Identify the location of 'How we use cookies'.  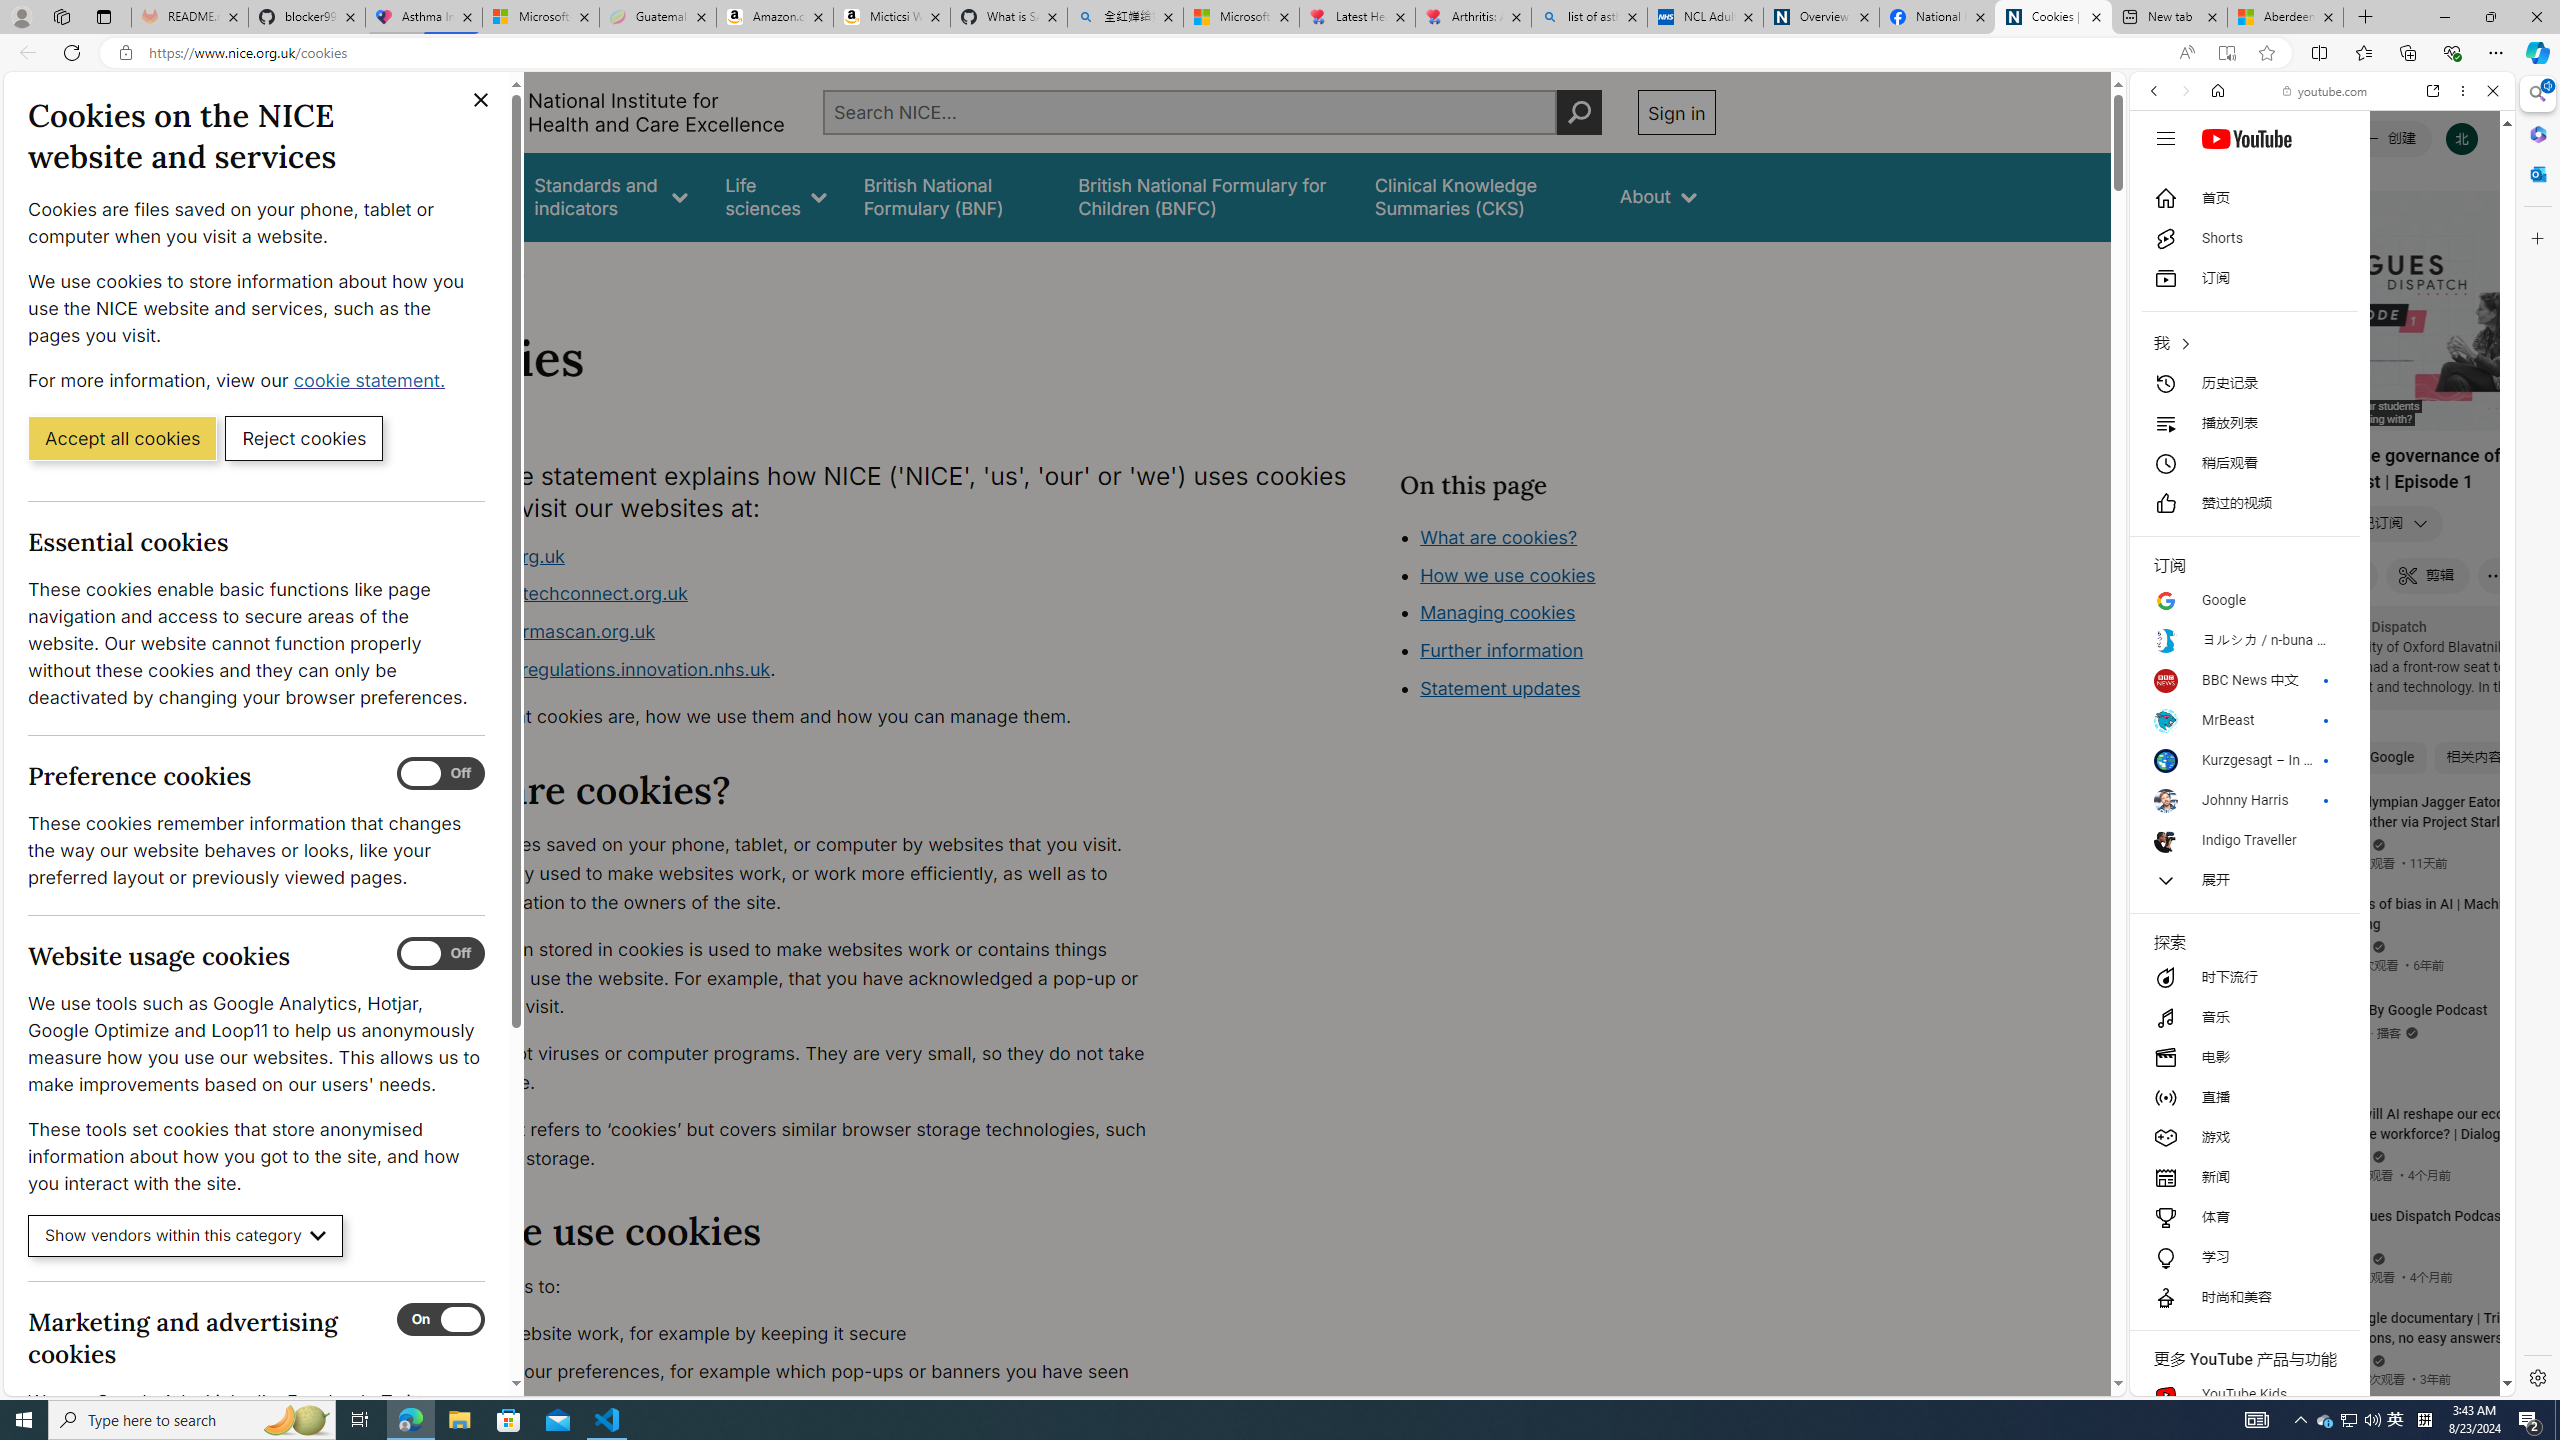
(1507, 574).